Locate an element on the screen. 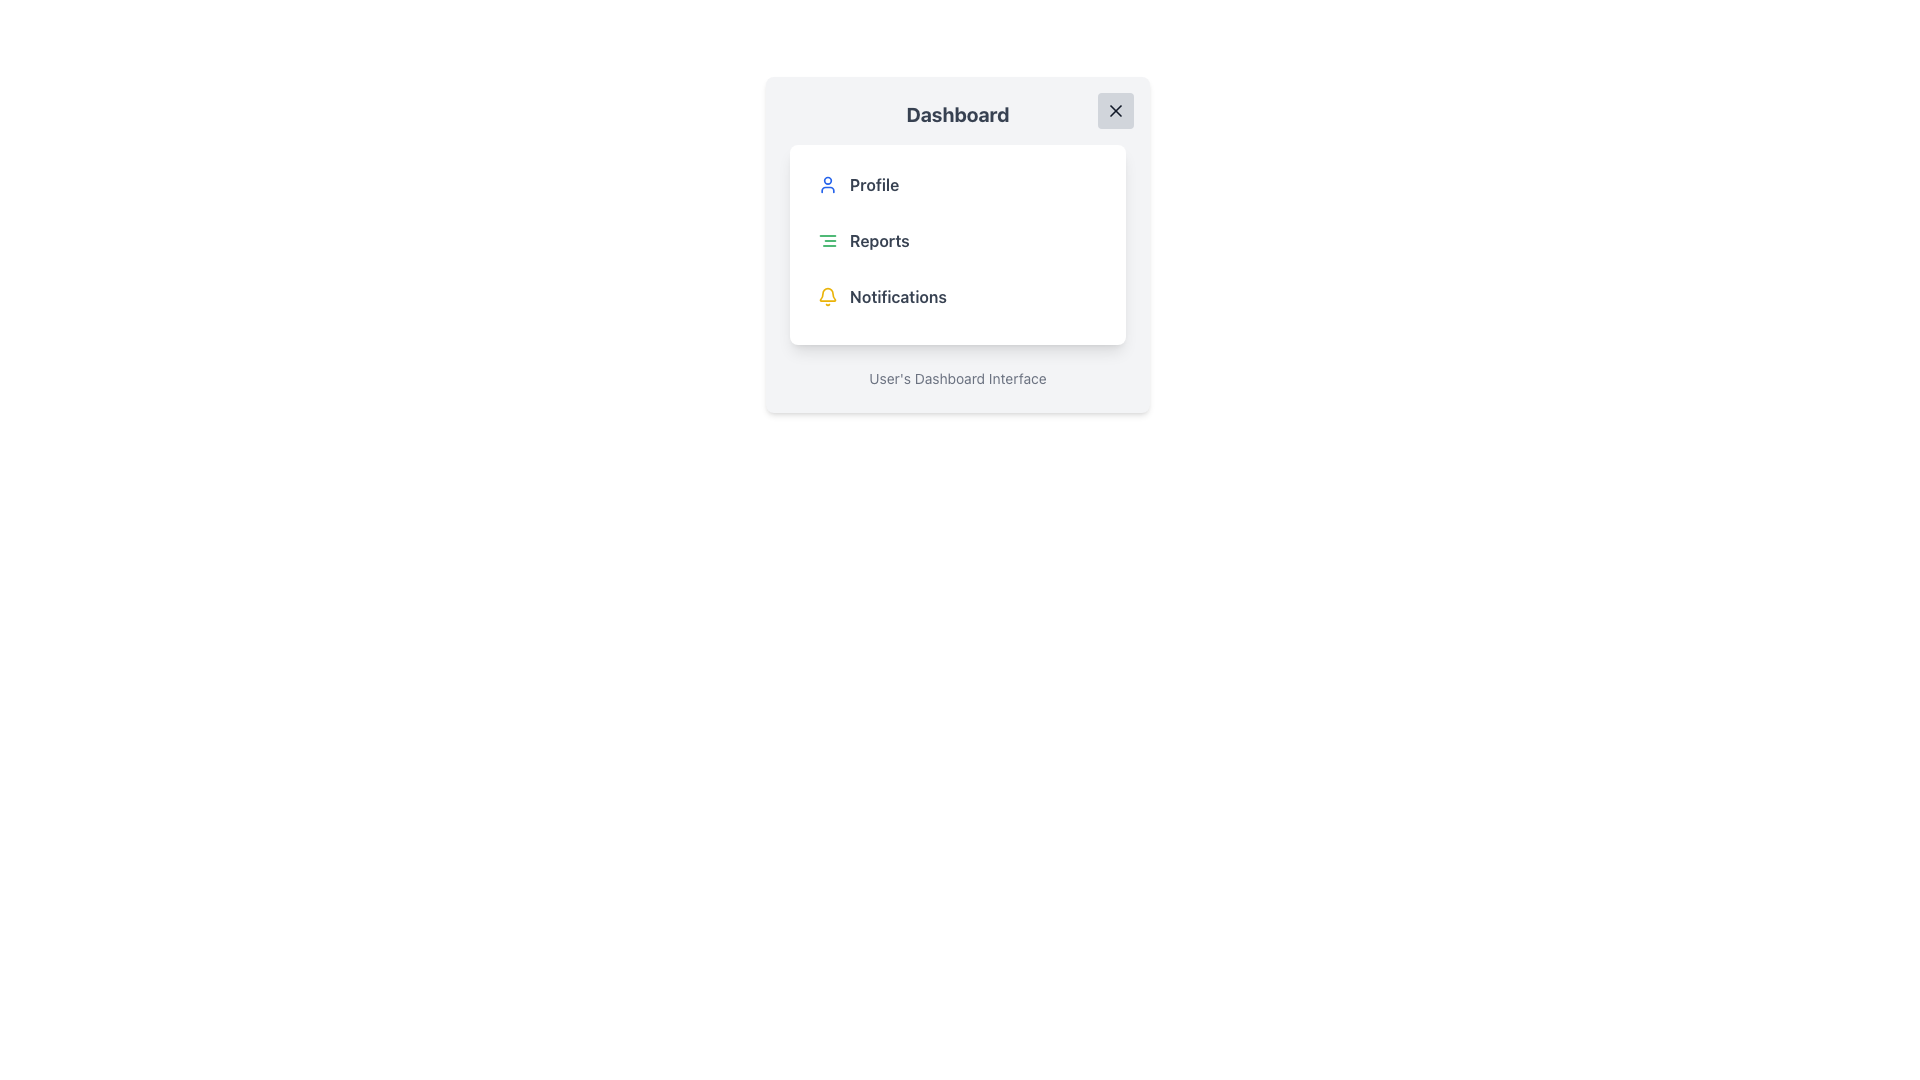 The image size is (1920, 1080). the 'Profile' text label, which is bold and gray-colored is located at coordinates (874, 185).